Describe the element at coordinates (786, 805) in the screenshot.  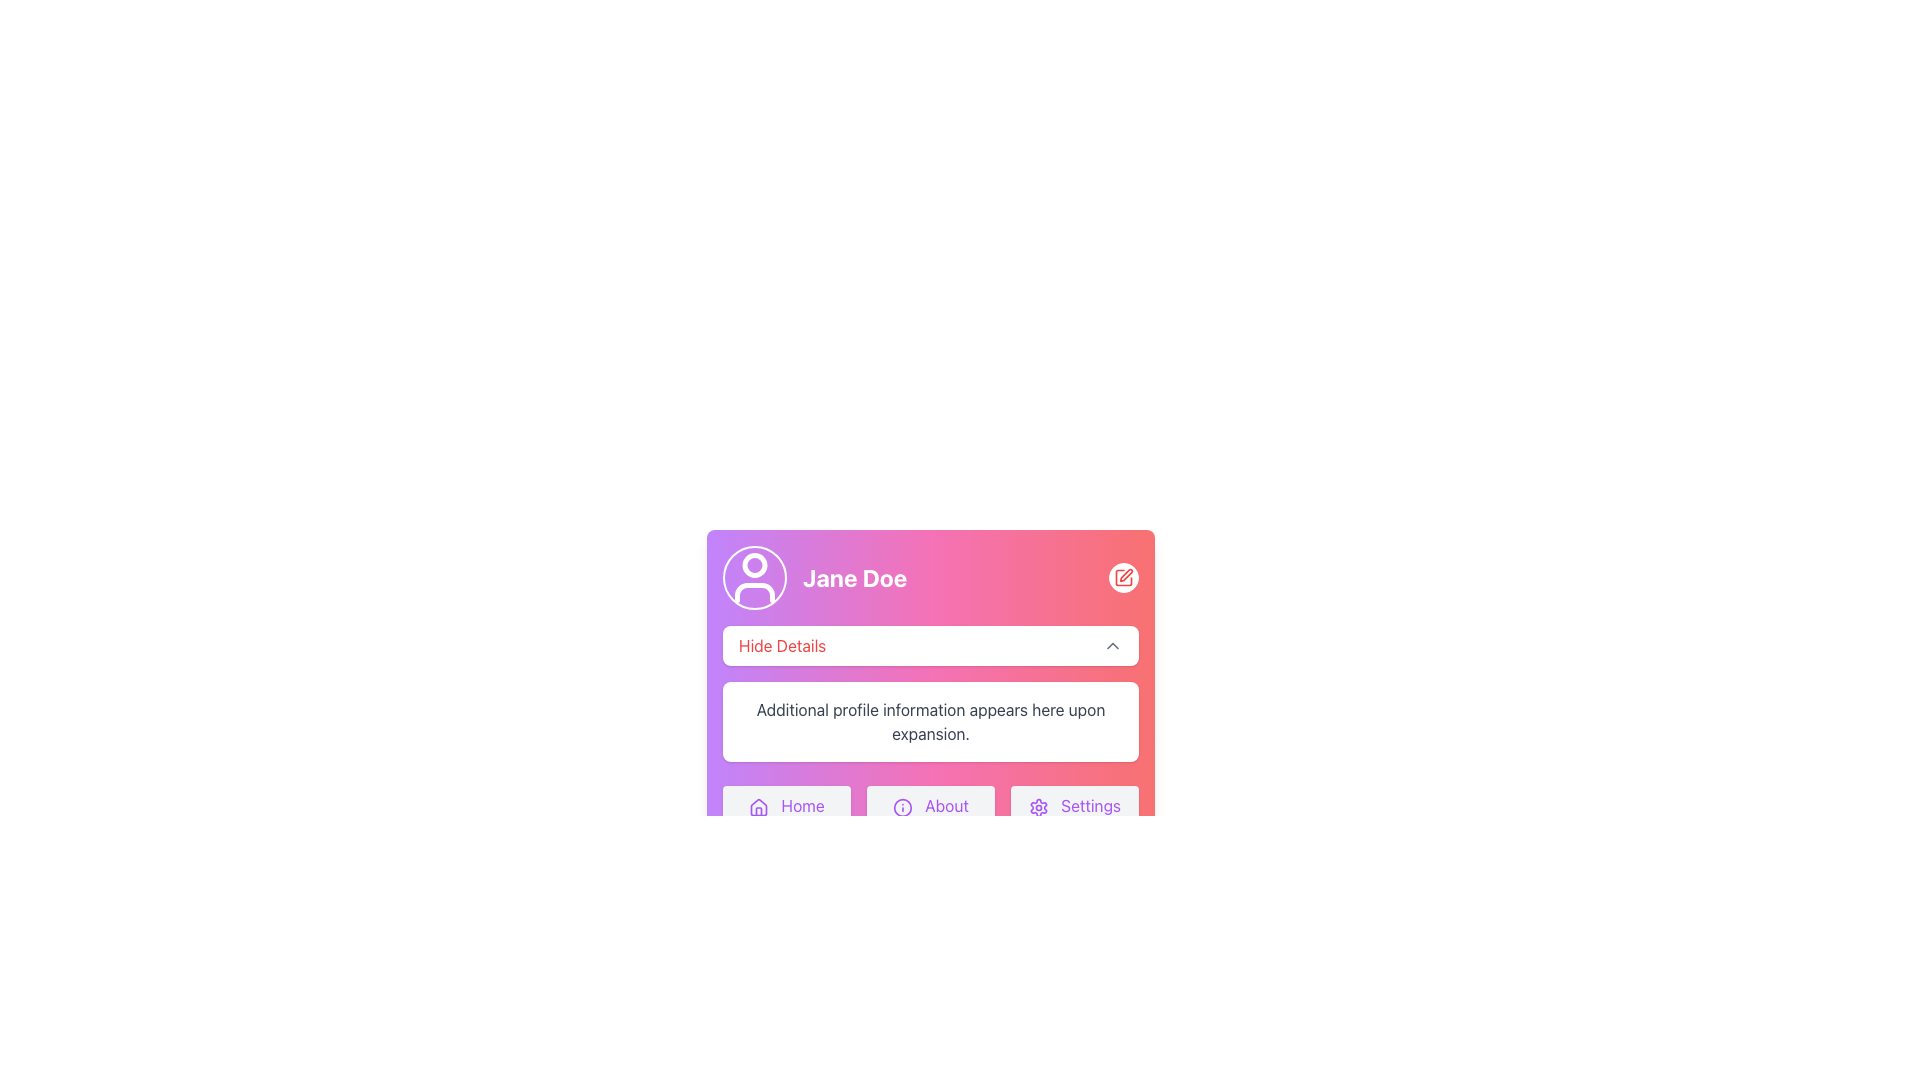
I see `the 'Home' button located at the bottom section of the profile card or form` at that location.